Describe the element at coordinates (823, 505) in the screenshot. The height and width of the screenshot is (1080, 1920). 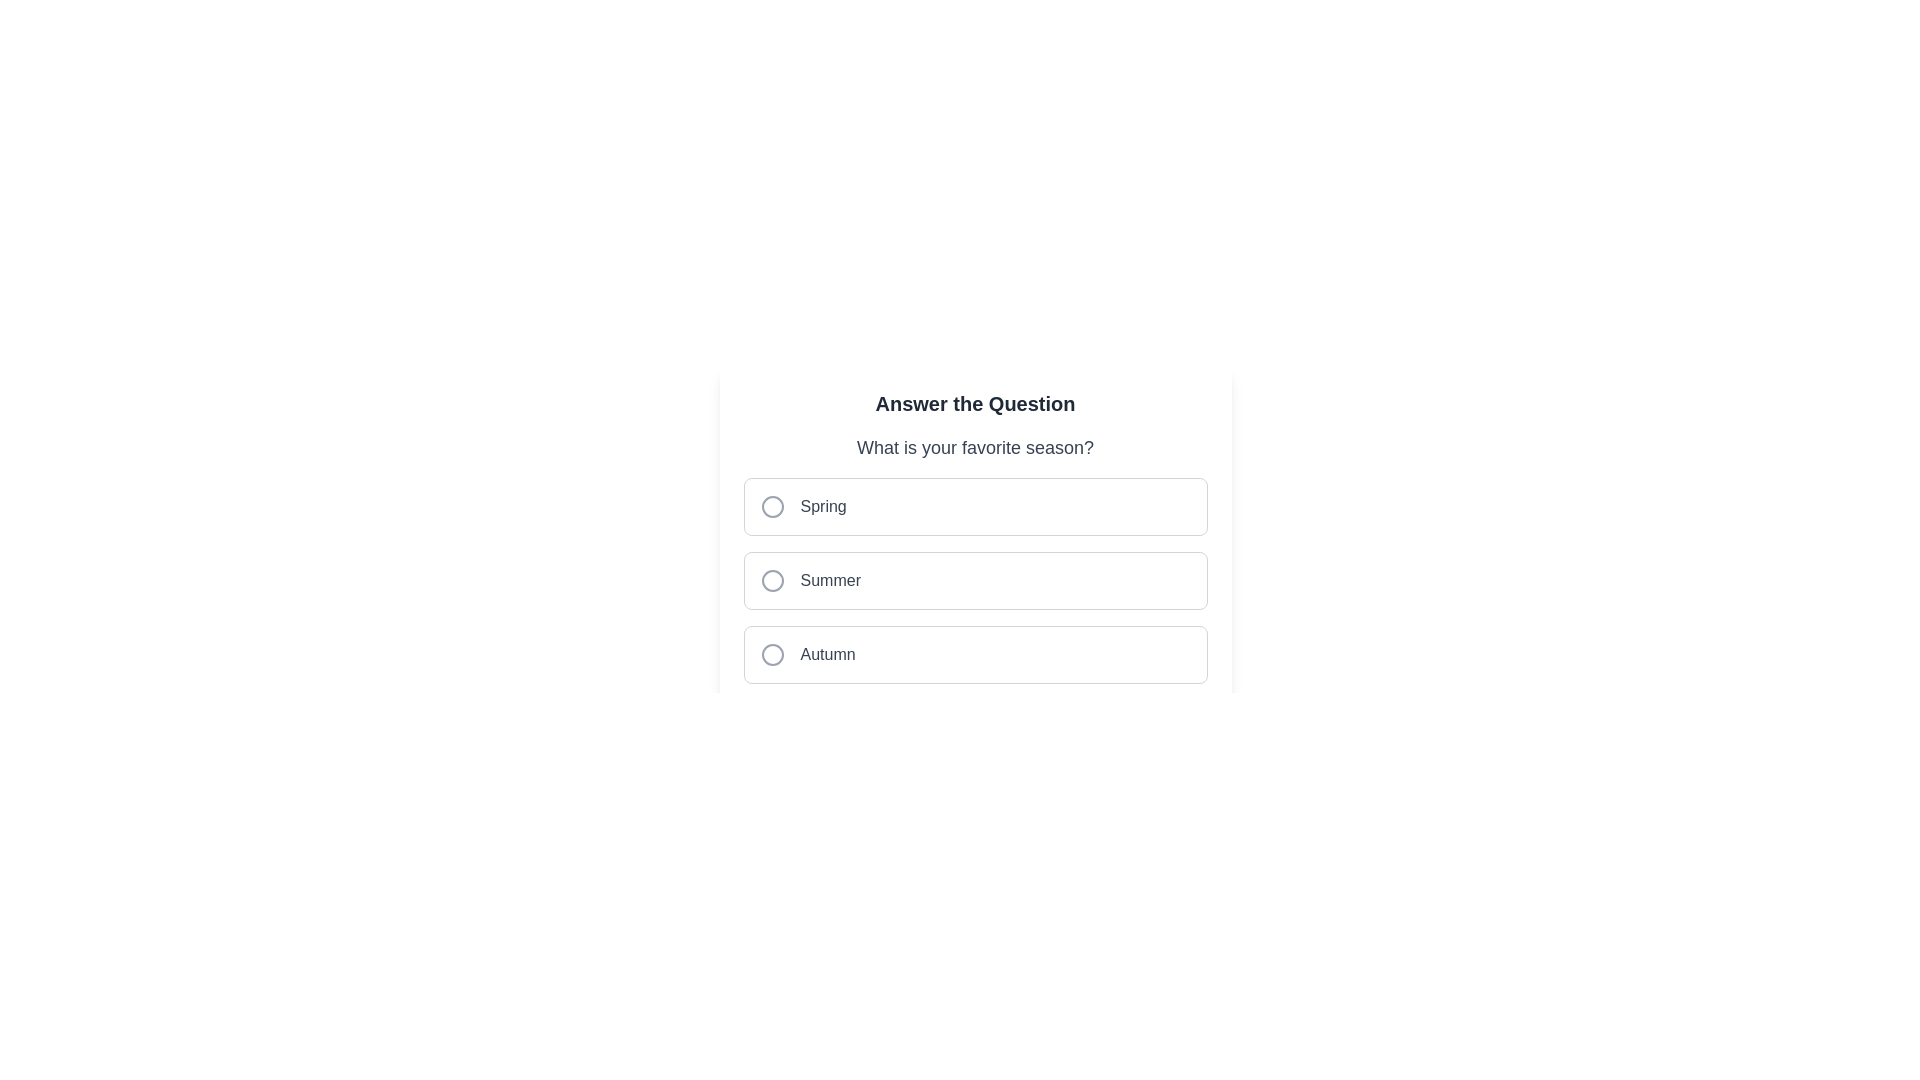
I see `the 'Spring' radio button label` at that location.